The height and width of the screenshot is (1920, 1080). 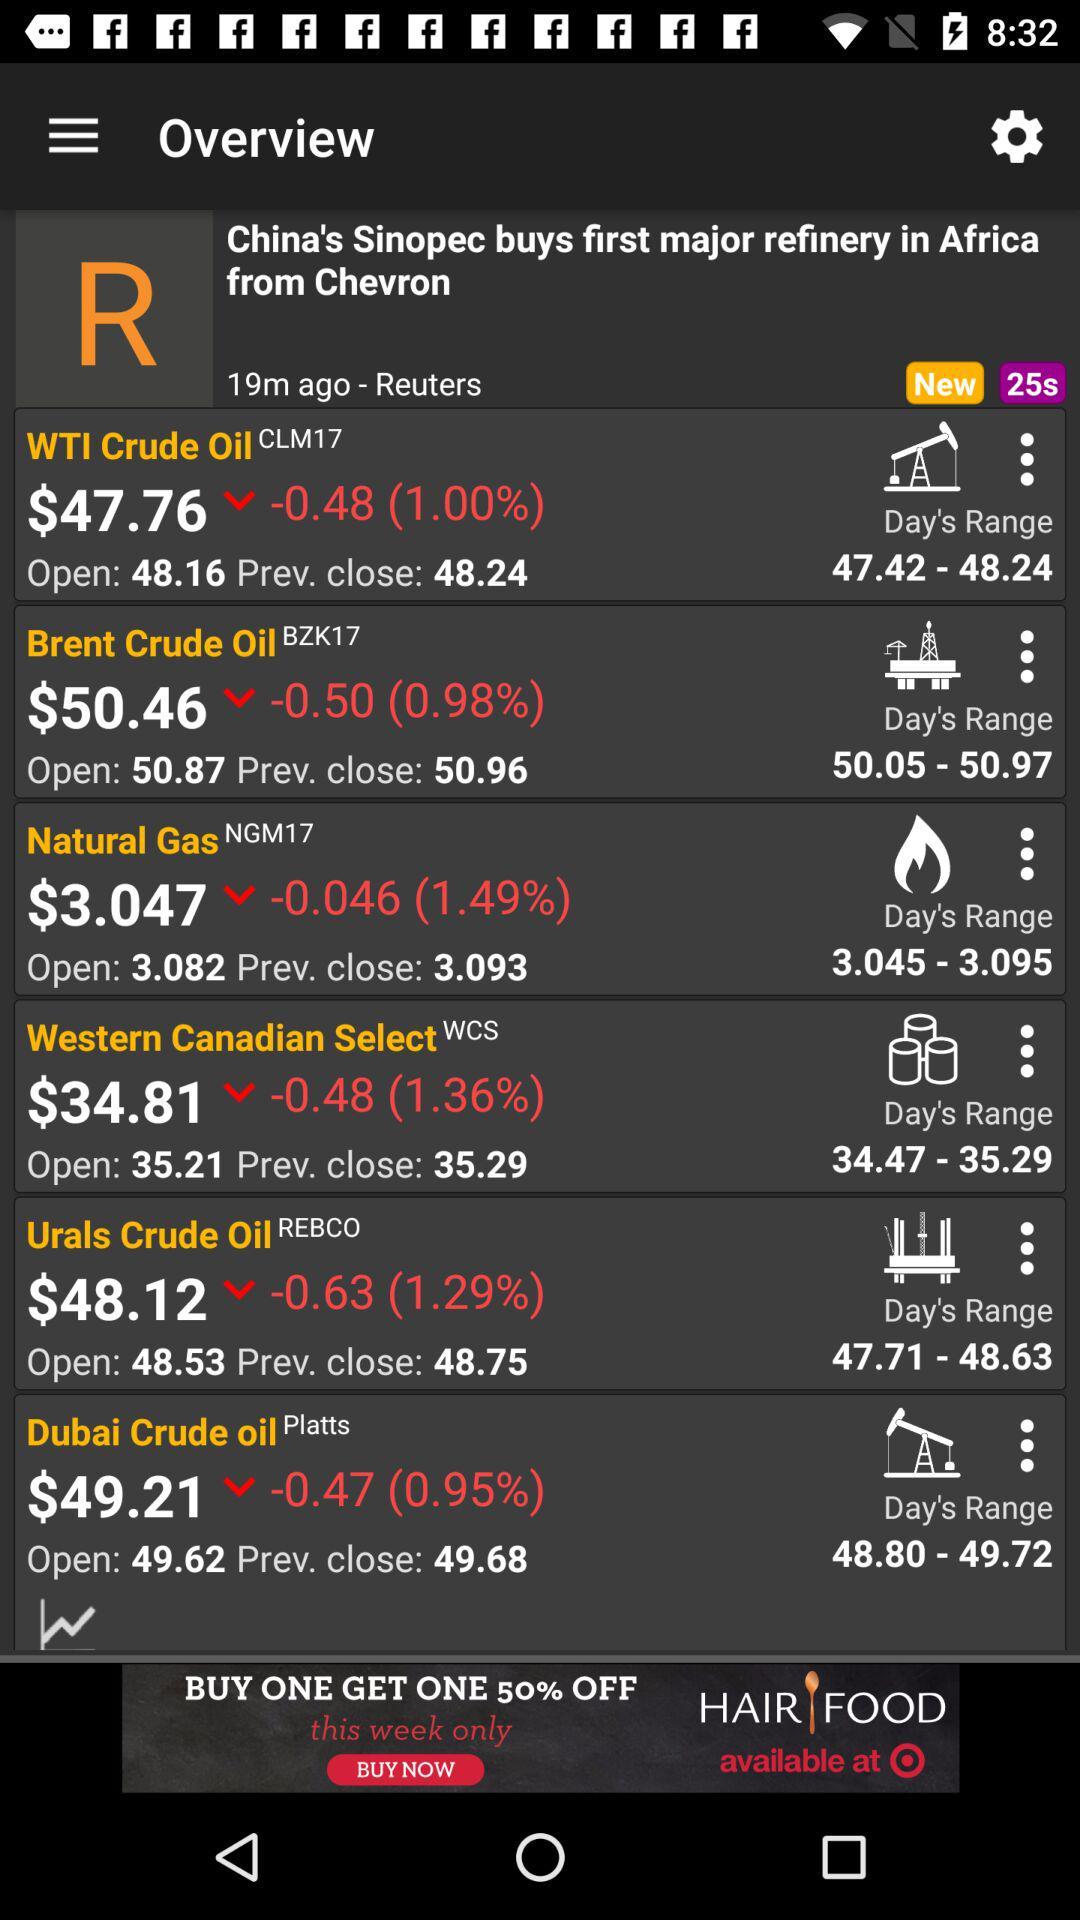 What do you see at coordinates (1027, 458) in the screenshot?
I see `more option` at bounding box center [1027, 458].